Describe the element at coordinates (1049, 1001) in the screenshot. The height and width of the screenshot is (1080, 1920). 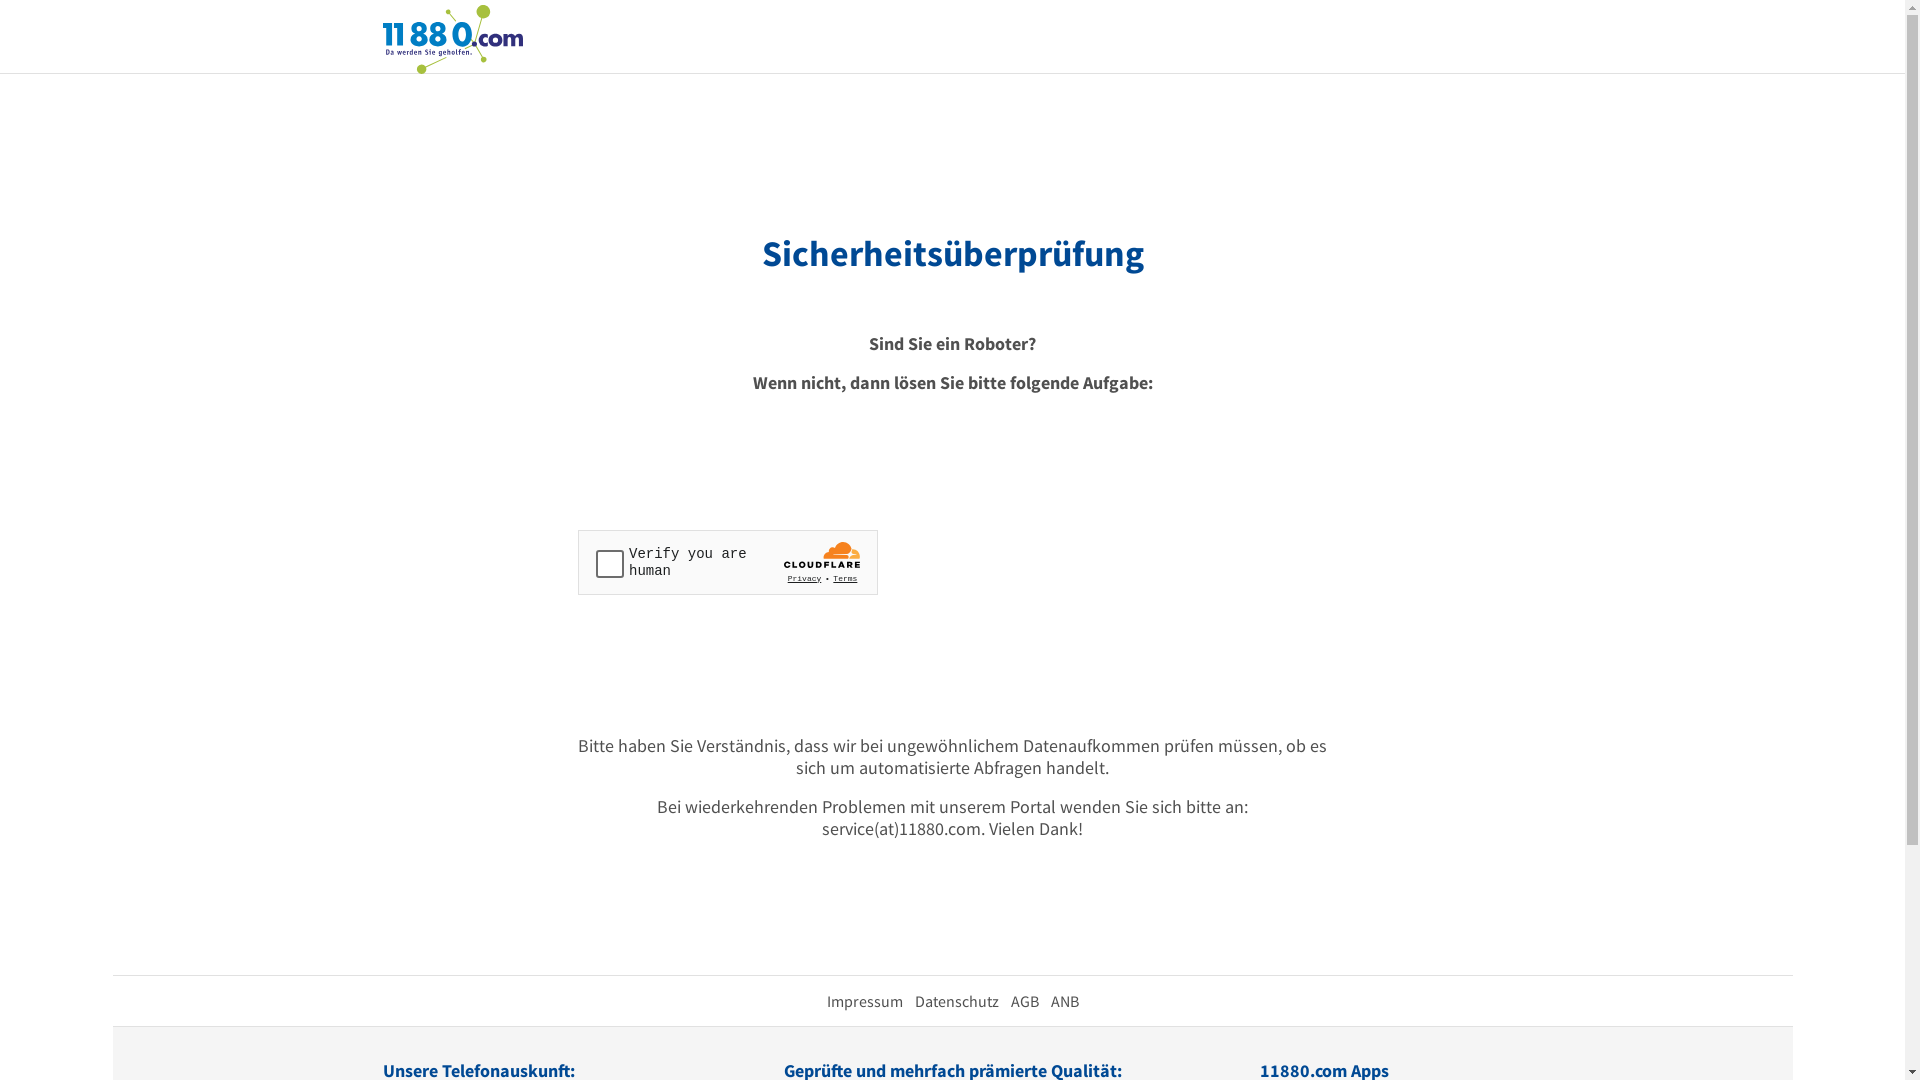
I see `'ANB'` at that location.